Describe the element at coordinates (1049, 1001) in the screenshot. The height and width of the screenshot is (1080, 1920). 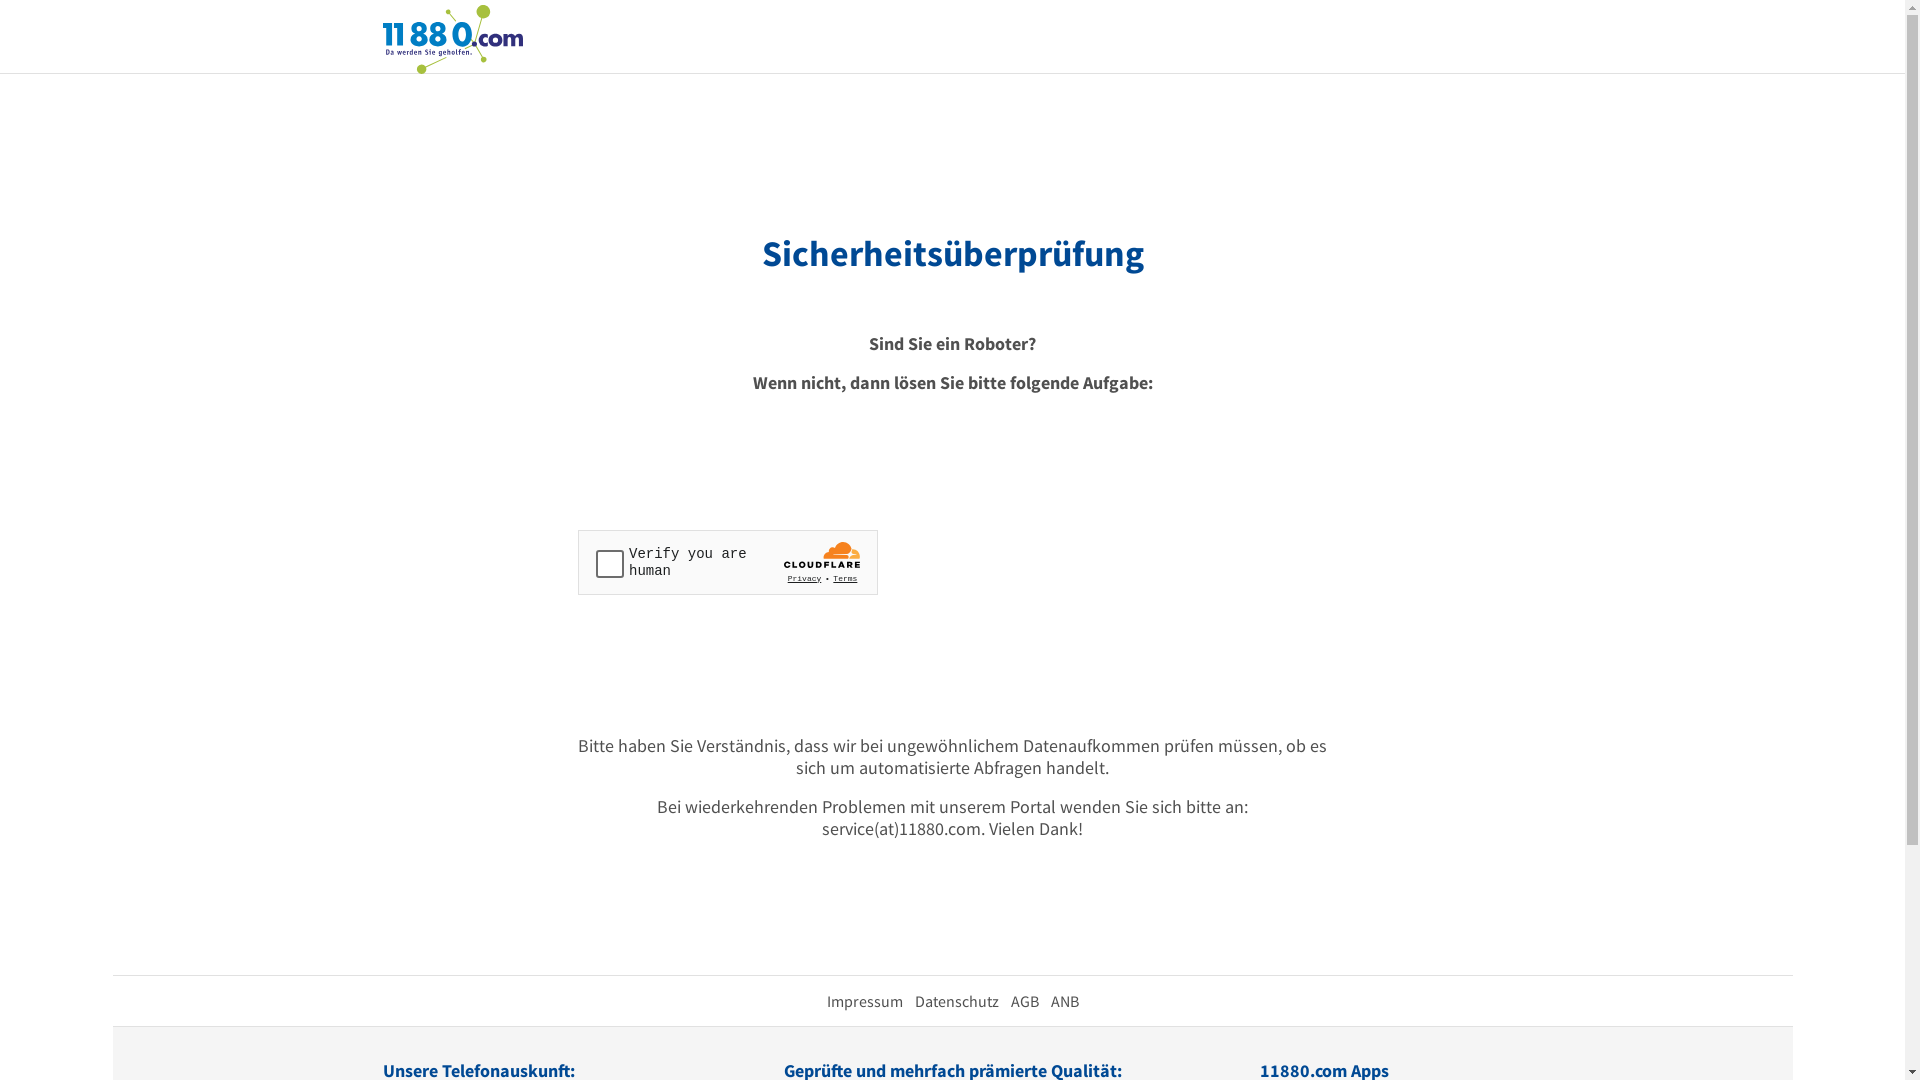
I see `'ANB'` at that location.